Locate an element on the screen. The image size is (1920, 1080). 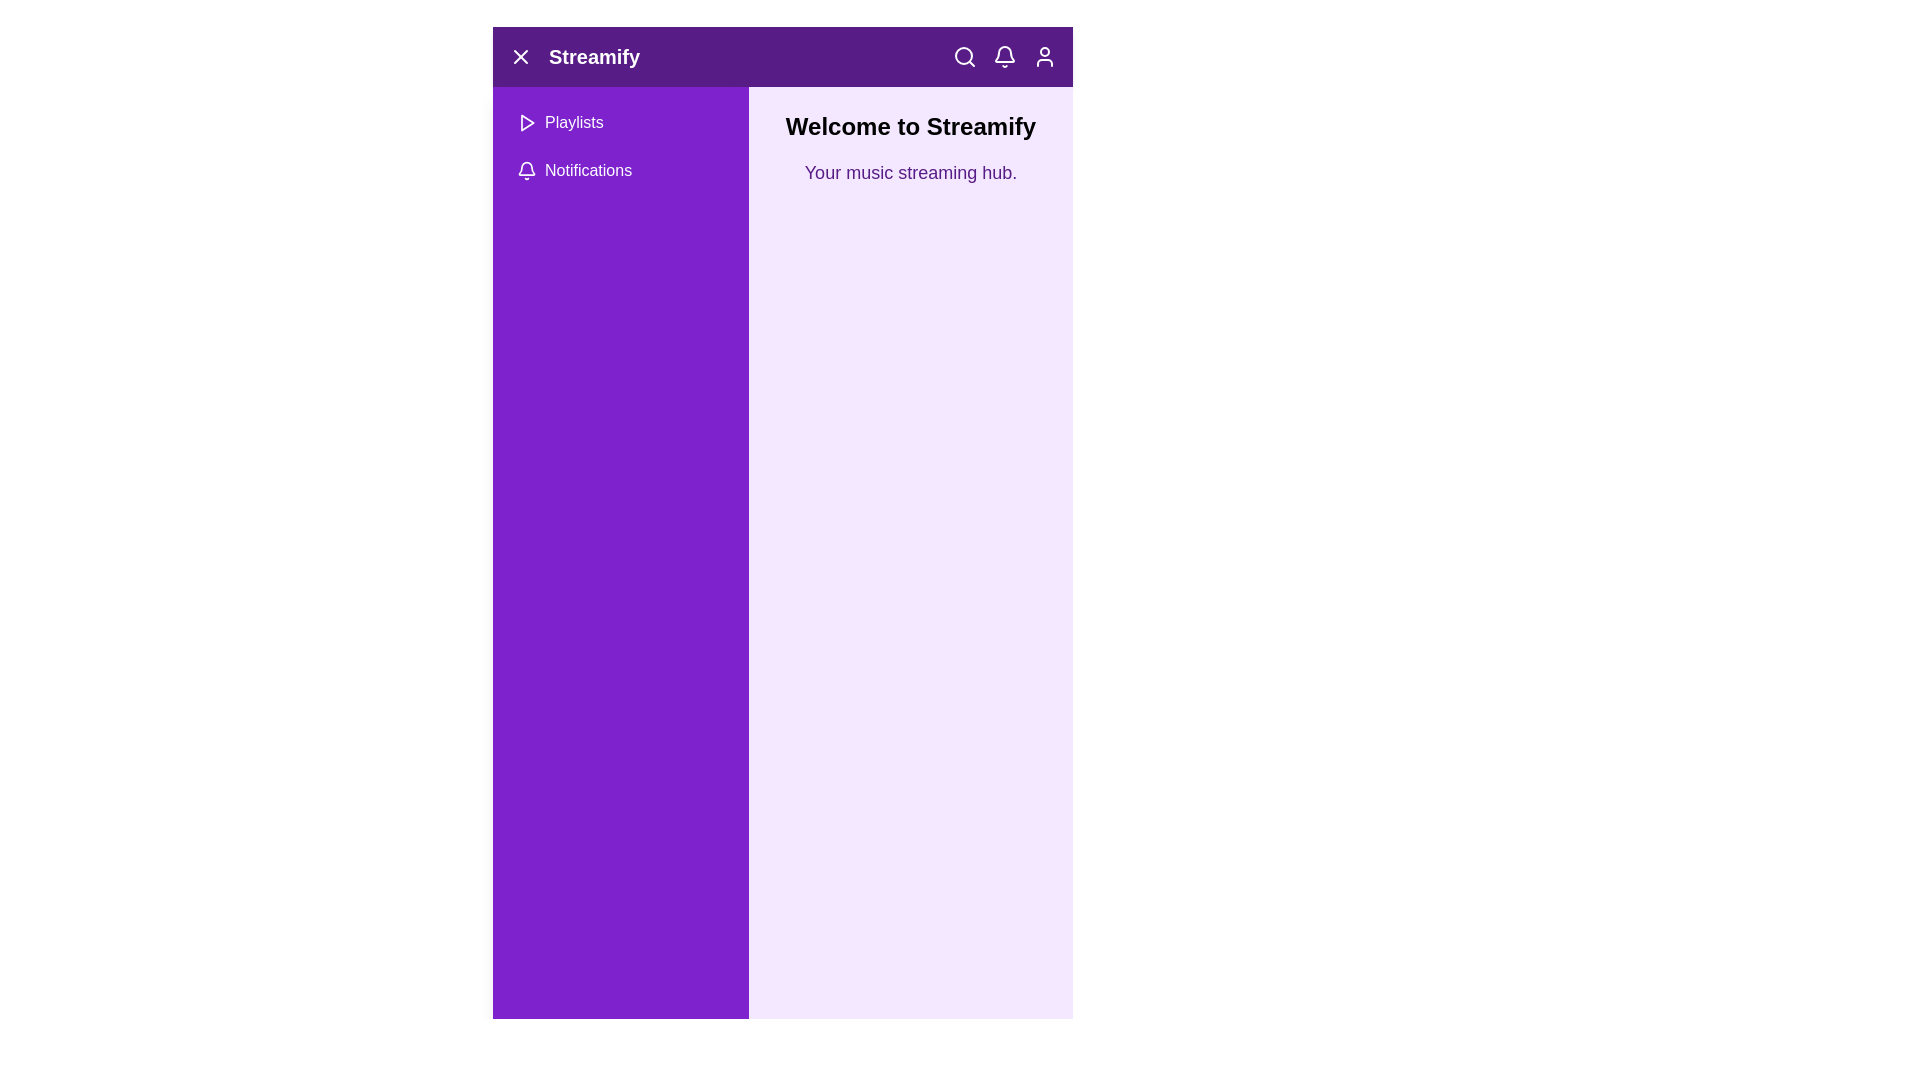
the SVG Circle that represents the lens of the magnifying glass in the top-right corner of the navigation bar is located at coordinates (964, 55).